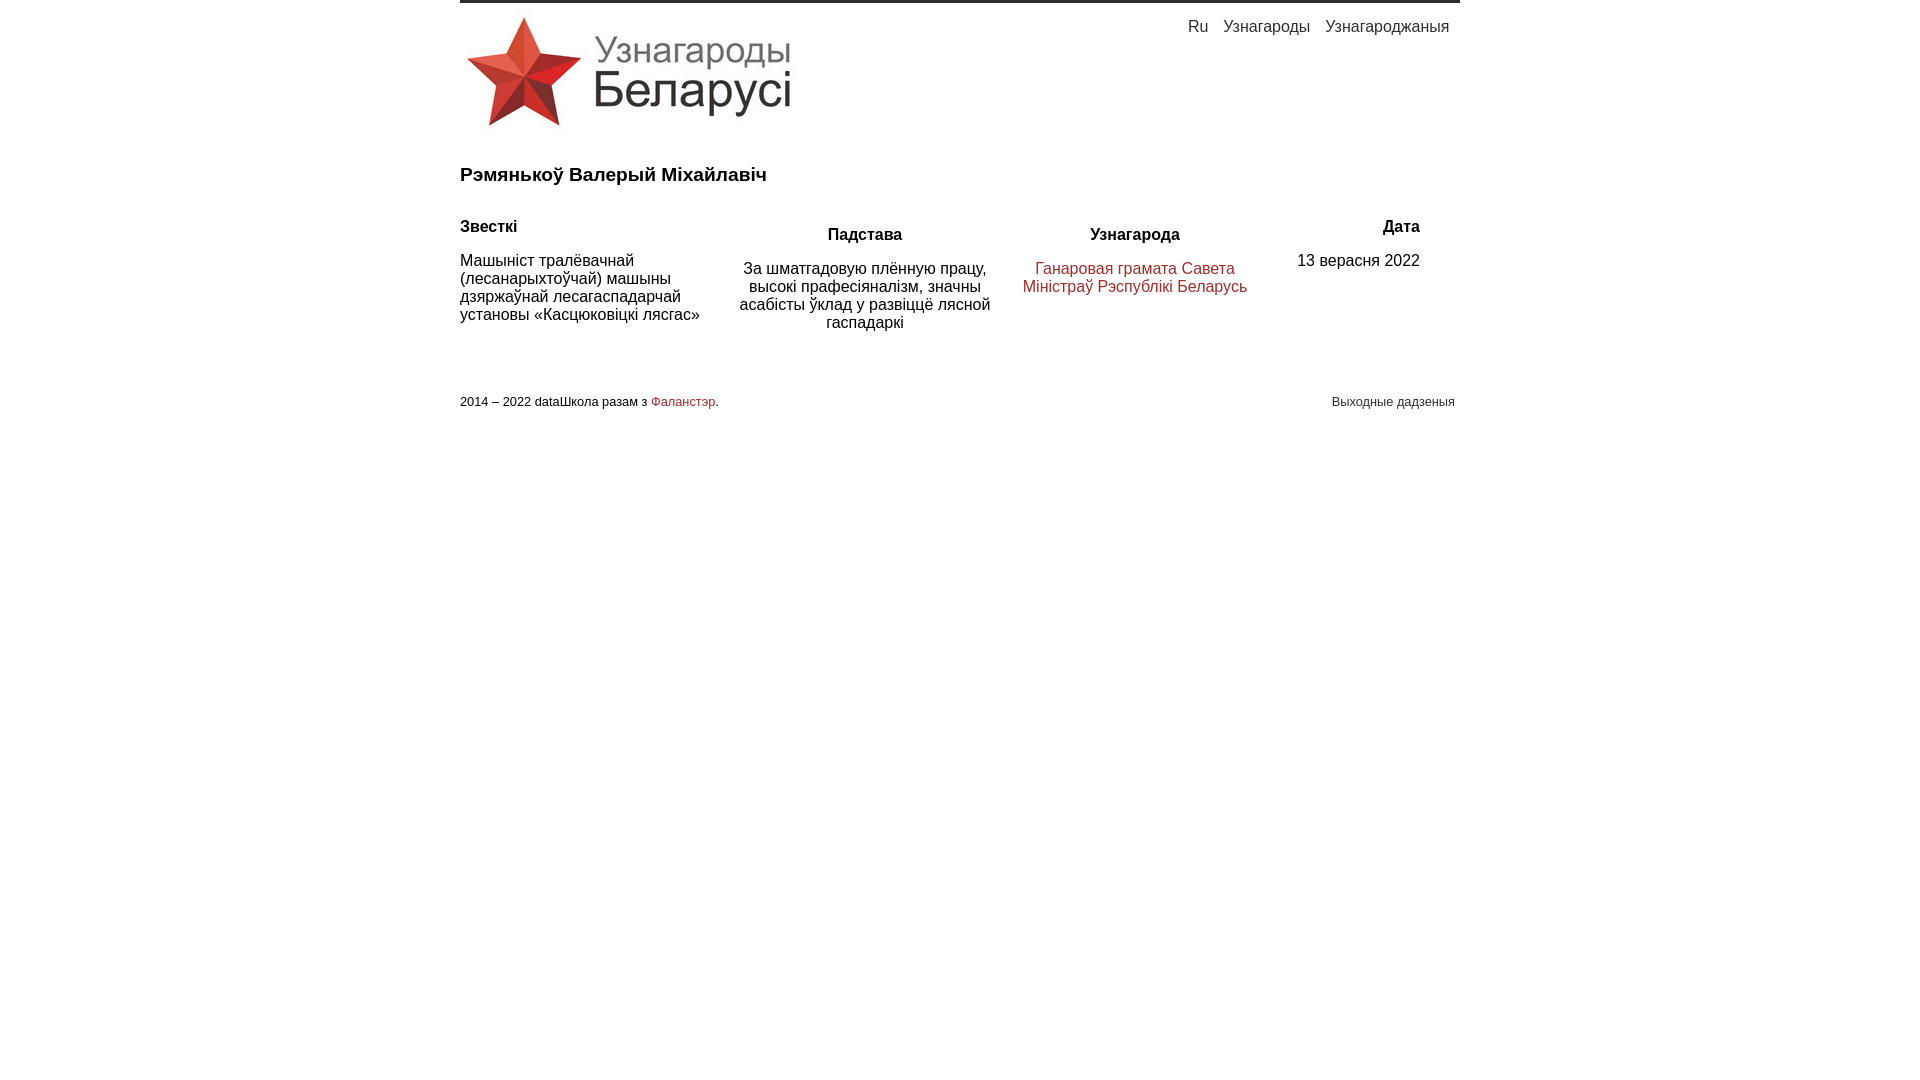 The image size is (1920, 1080). I want to click on 'Ru', so click(1198, 27).